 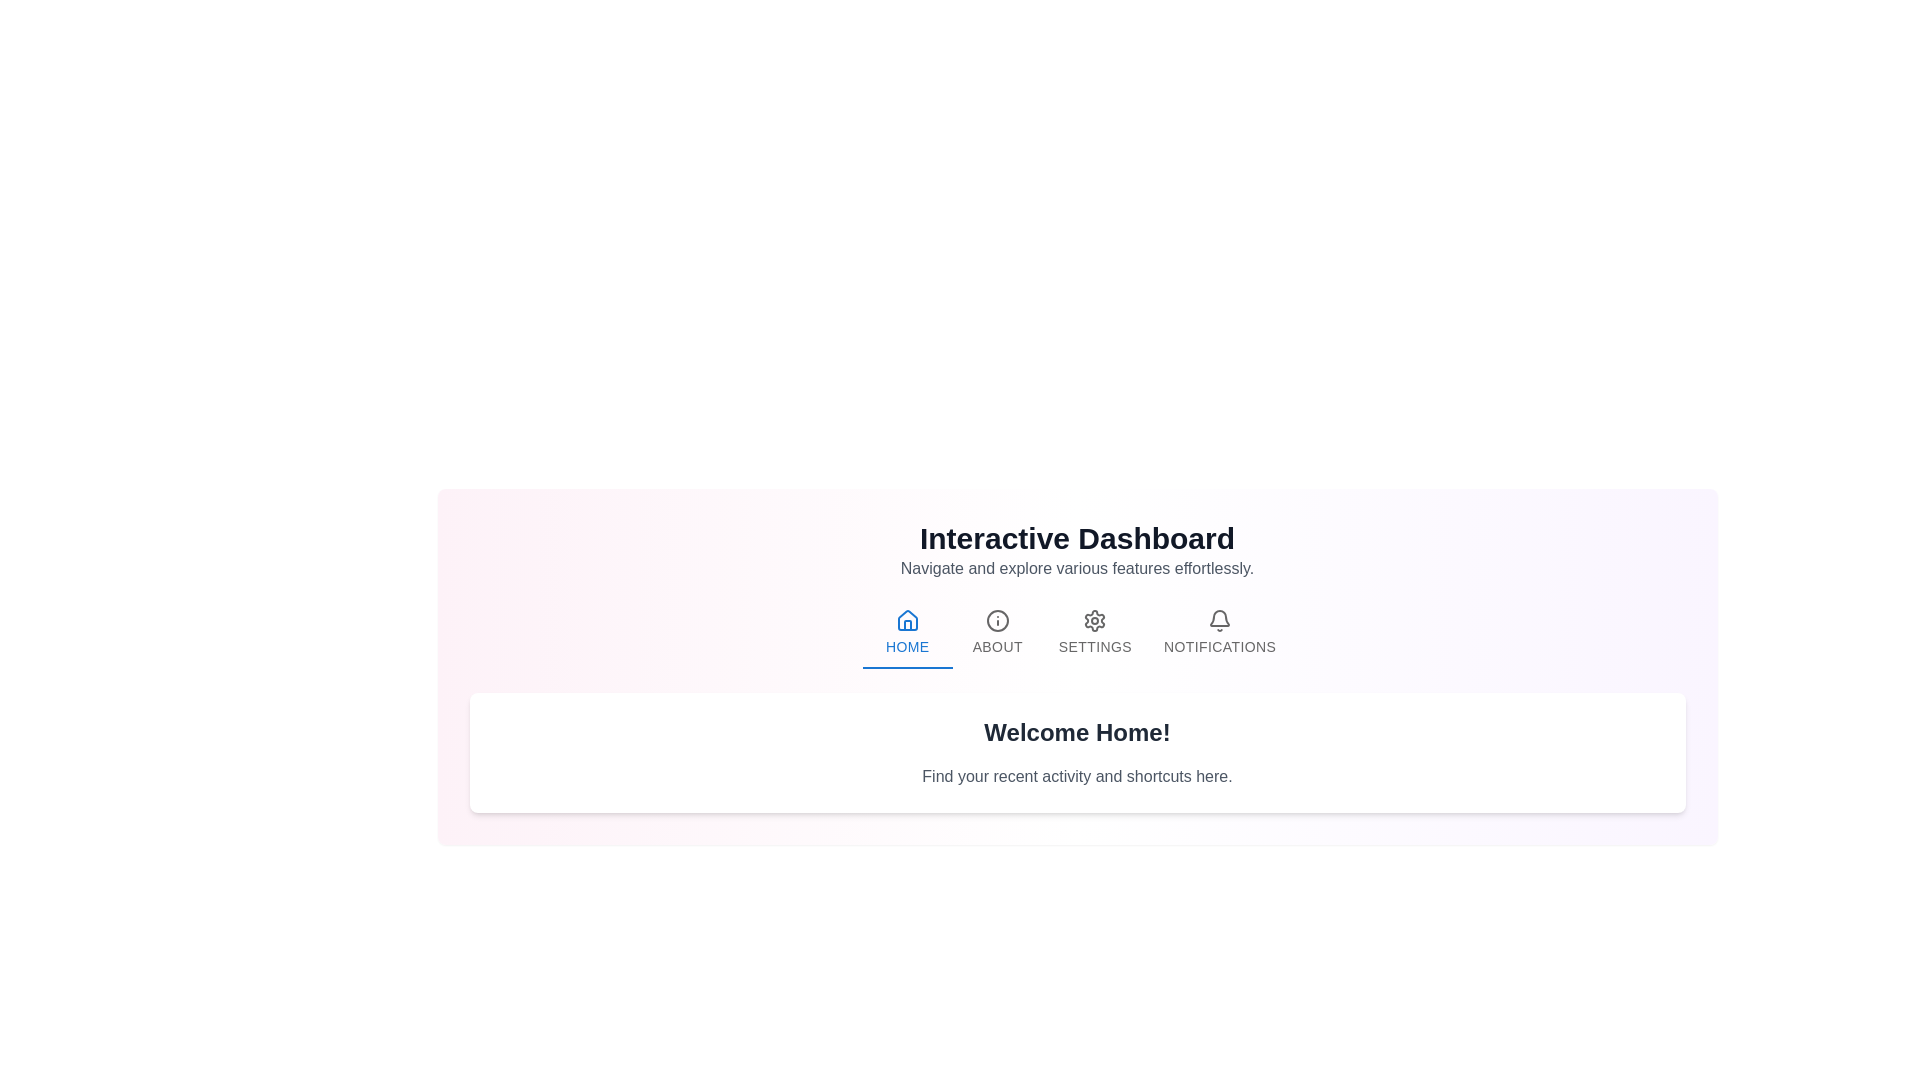 What do you see at coordinates (1094, 632) in the screenshot?
I see `the 'Settings' tab button, which features a gear icon and bold text` at bounding box center [1094, 632].